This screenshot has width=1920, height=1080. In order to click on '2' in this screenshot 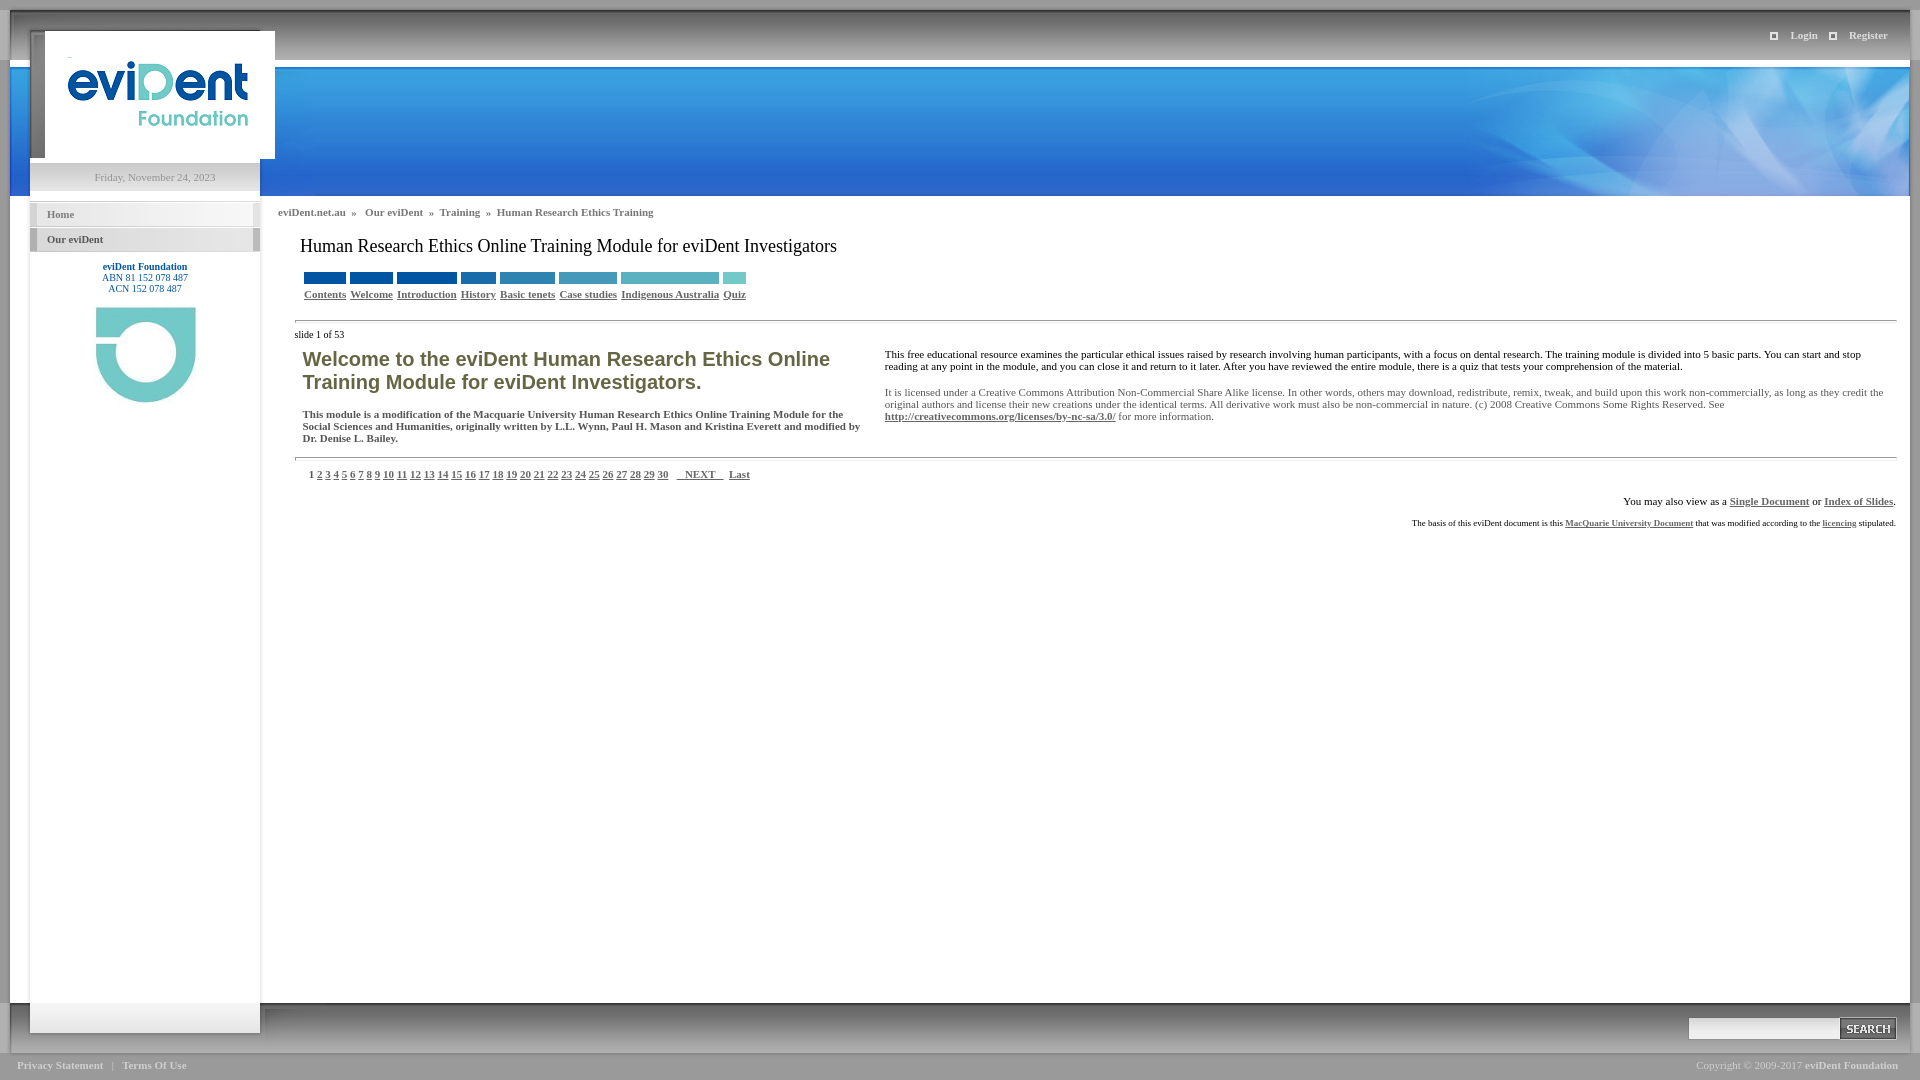, I will do `click(315, 474)`.